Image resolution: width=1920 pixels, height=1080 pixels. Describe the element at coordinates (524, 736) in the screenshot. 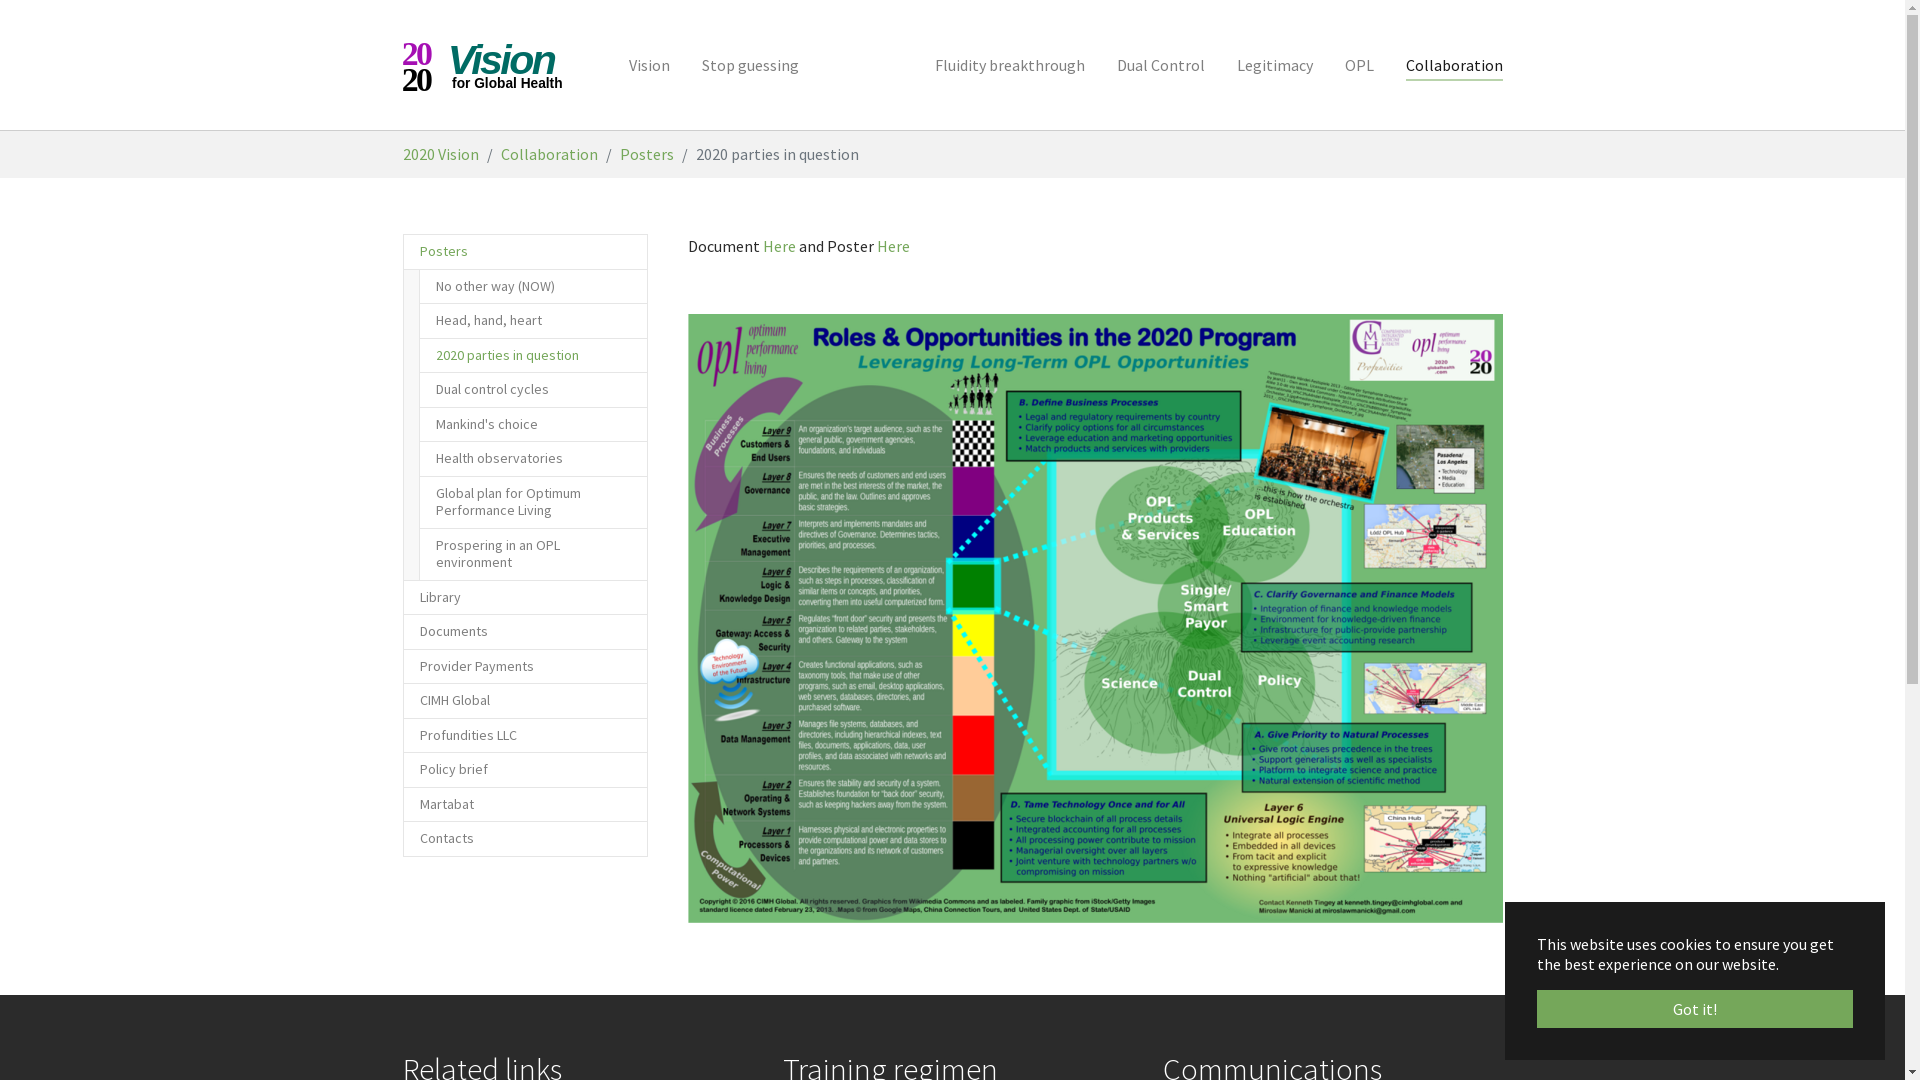

I see `'Profundities LLC'` at that location.